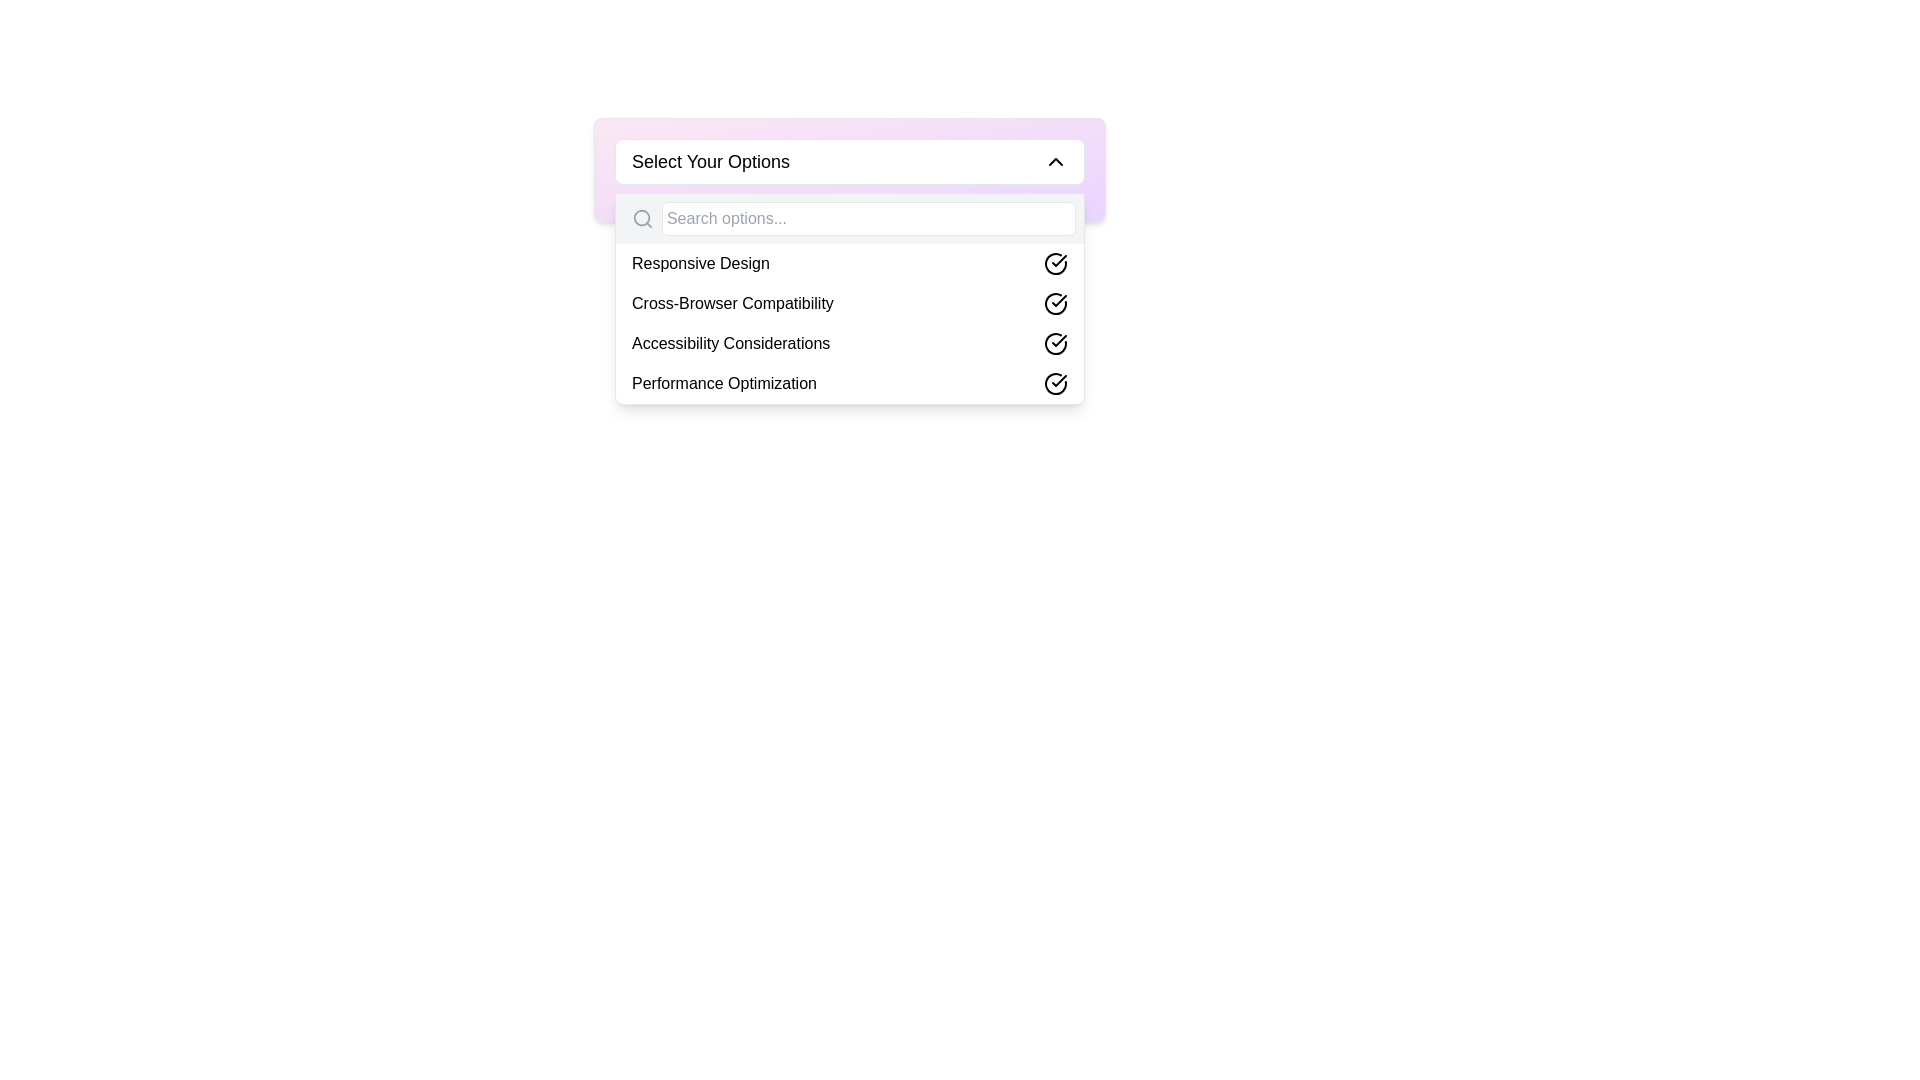 Image resolution: width=1920 pixels, height=1080 pixels. What do you see at coordinates (1055, 342) in the screenshot?
I see `the outlined circular icon with a checkmark inside, located at the far right of the 'Accessibility Considerations' option in the dropdown list` at bounding box center [1055, 342].